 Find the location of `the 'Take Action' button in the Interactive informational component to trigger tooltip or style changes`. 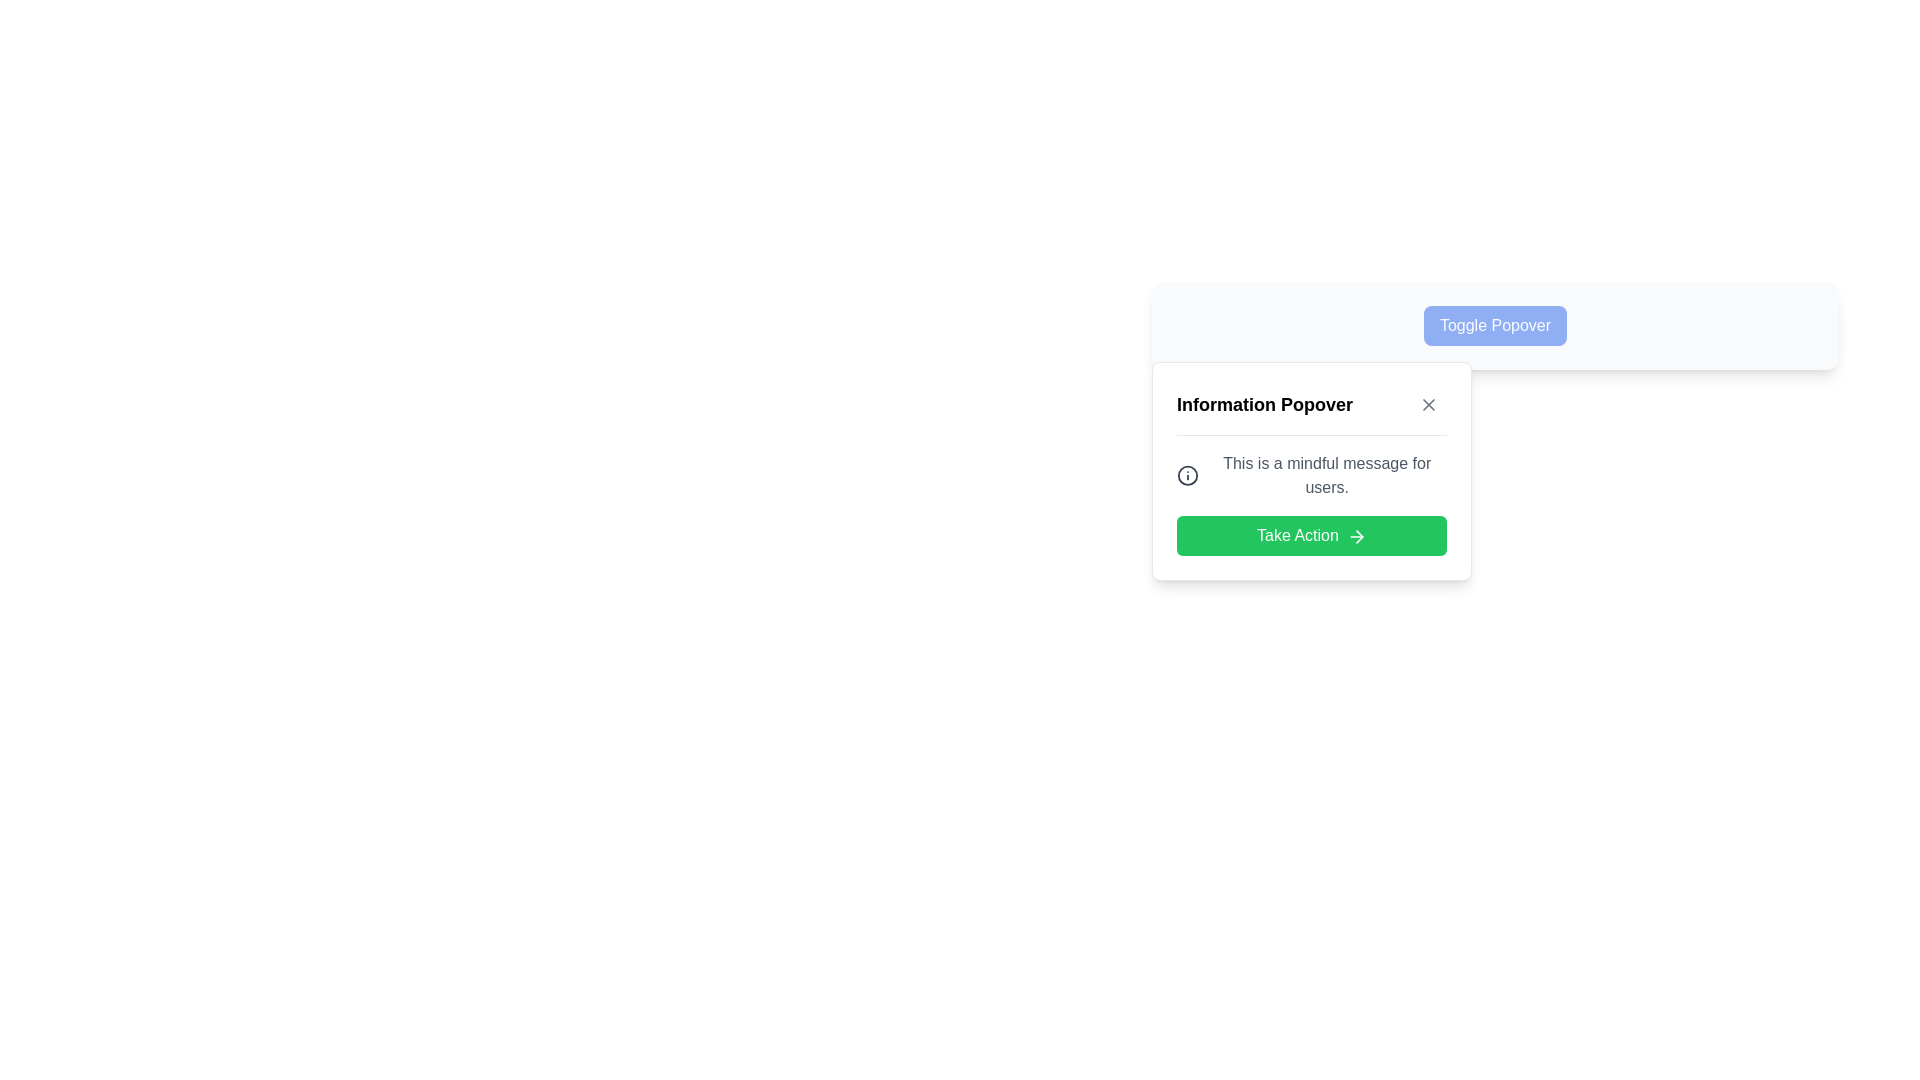

the 'Take Action' button in the Interactive informational component to trigger tooltip or style changes is located at coordinates (1311, 503).